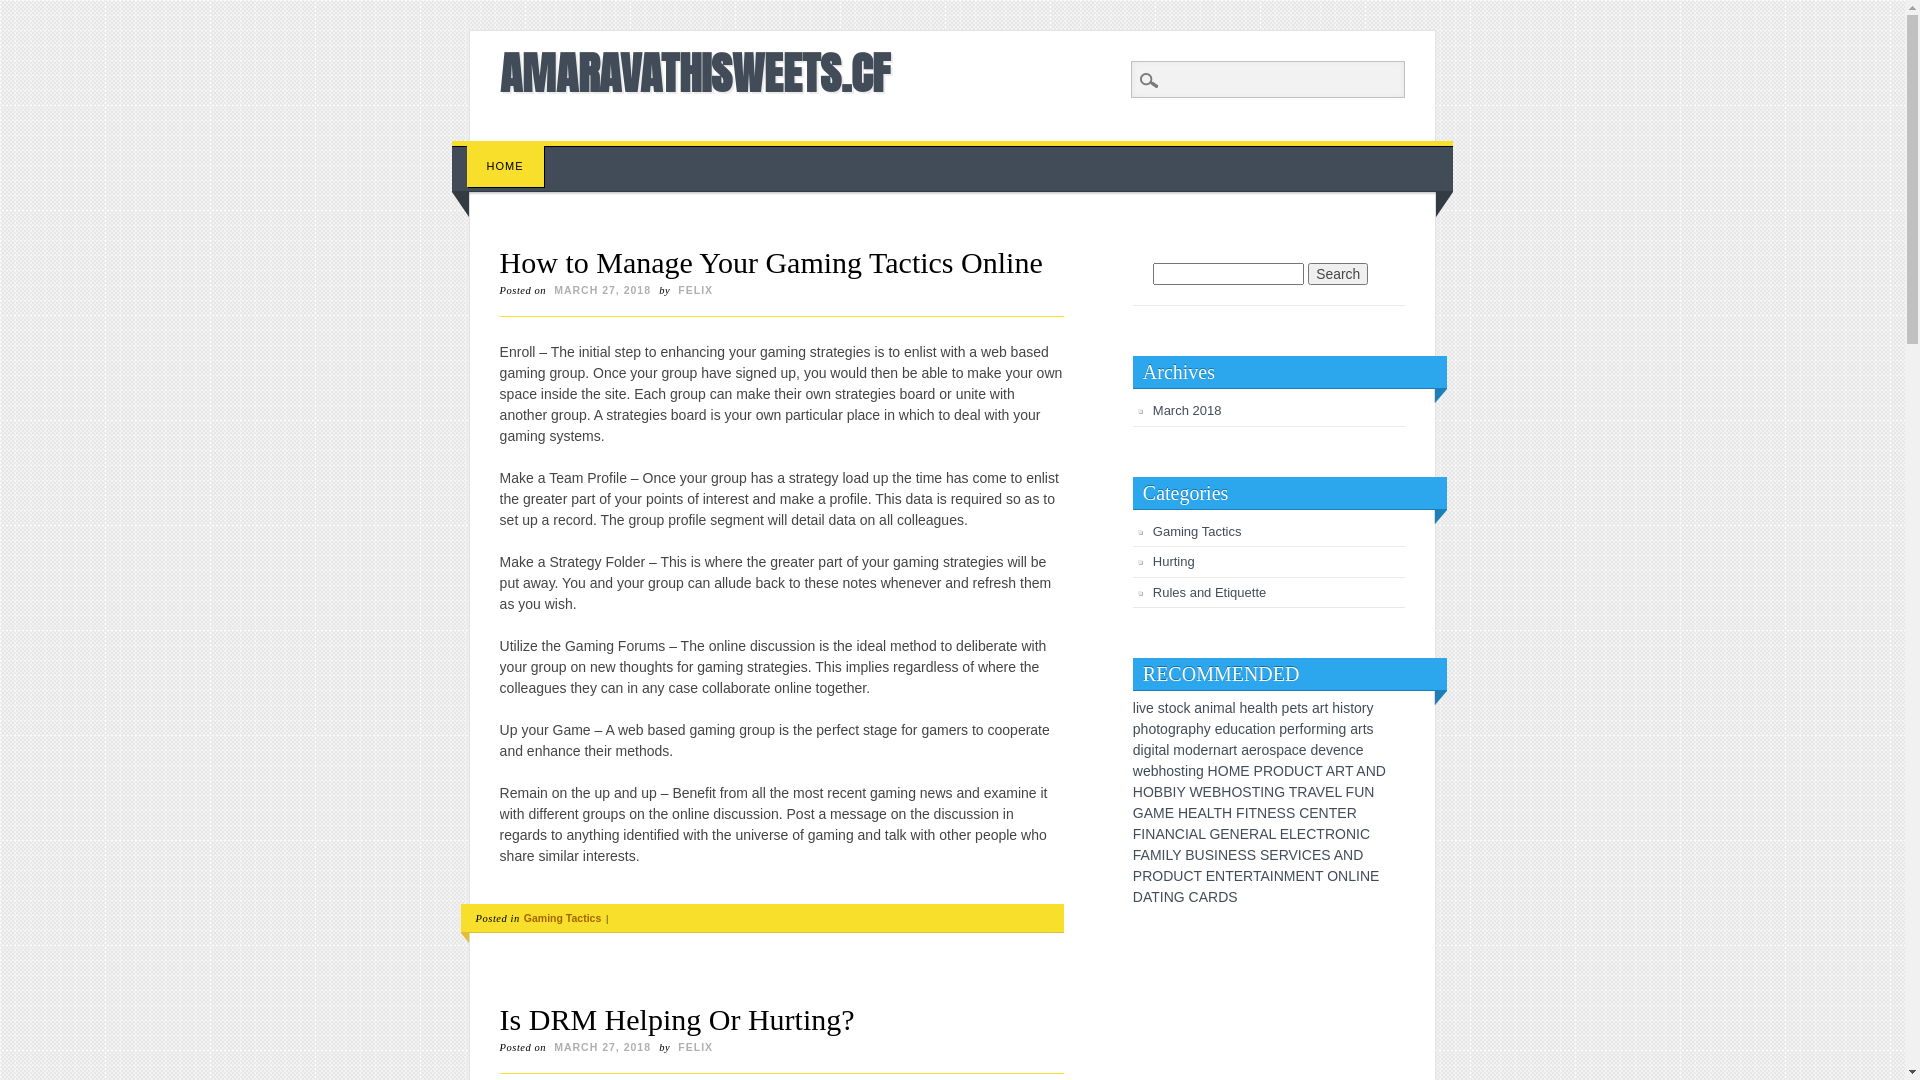 Image resolution: width=1920 pixels, height=1080 pixels. Describe the element at coordinates (1200, 813) in the screenshot. I see `'A'` at that location.